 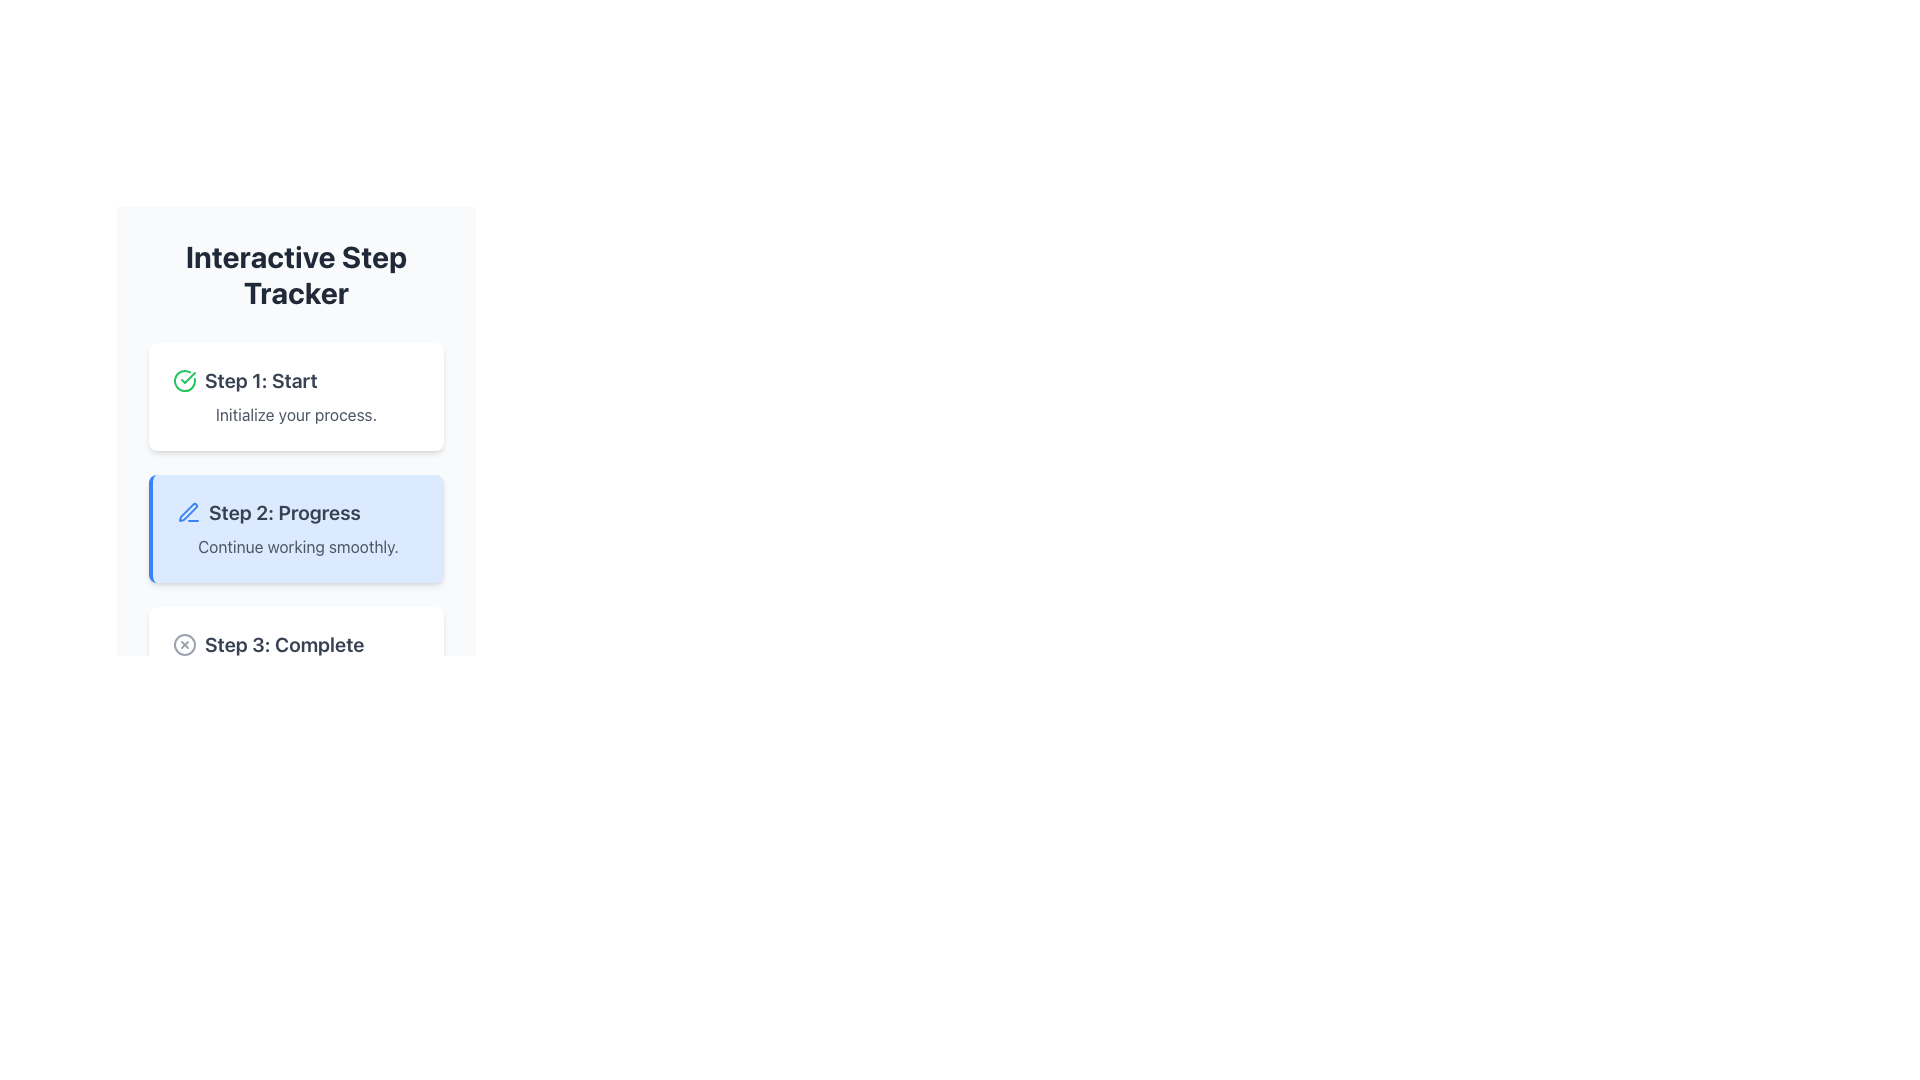 I want to click on the circular outline graphic representing Step 1 in the Interactive Step Tracker, which indicates completion with a green stroke, so click(x=185, y=381).